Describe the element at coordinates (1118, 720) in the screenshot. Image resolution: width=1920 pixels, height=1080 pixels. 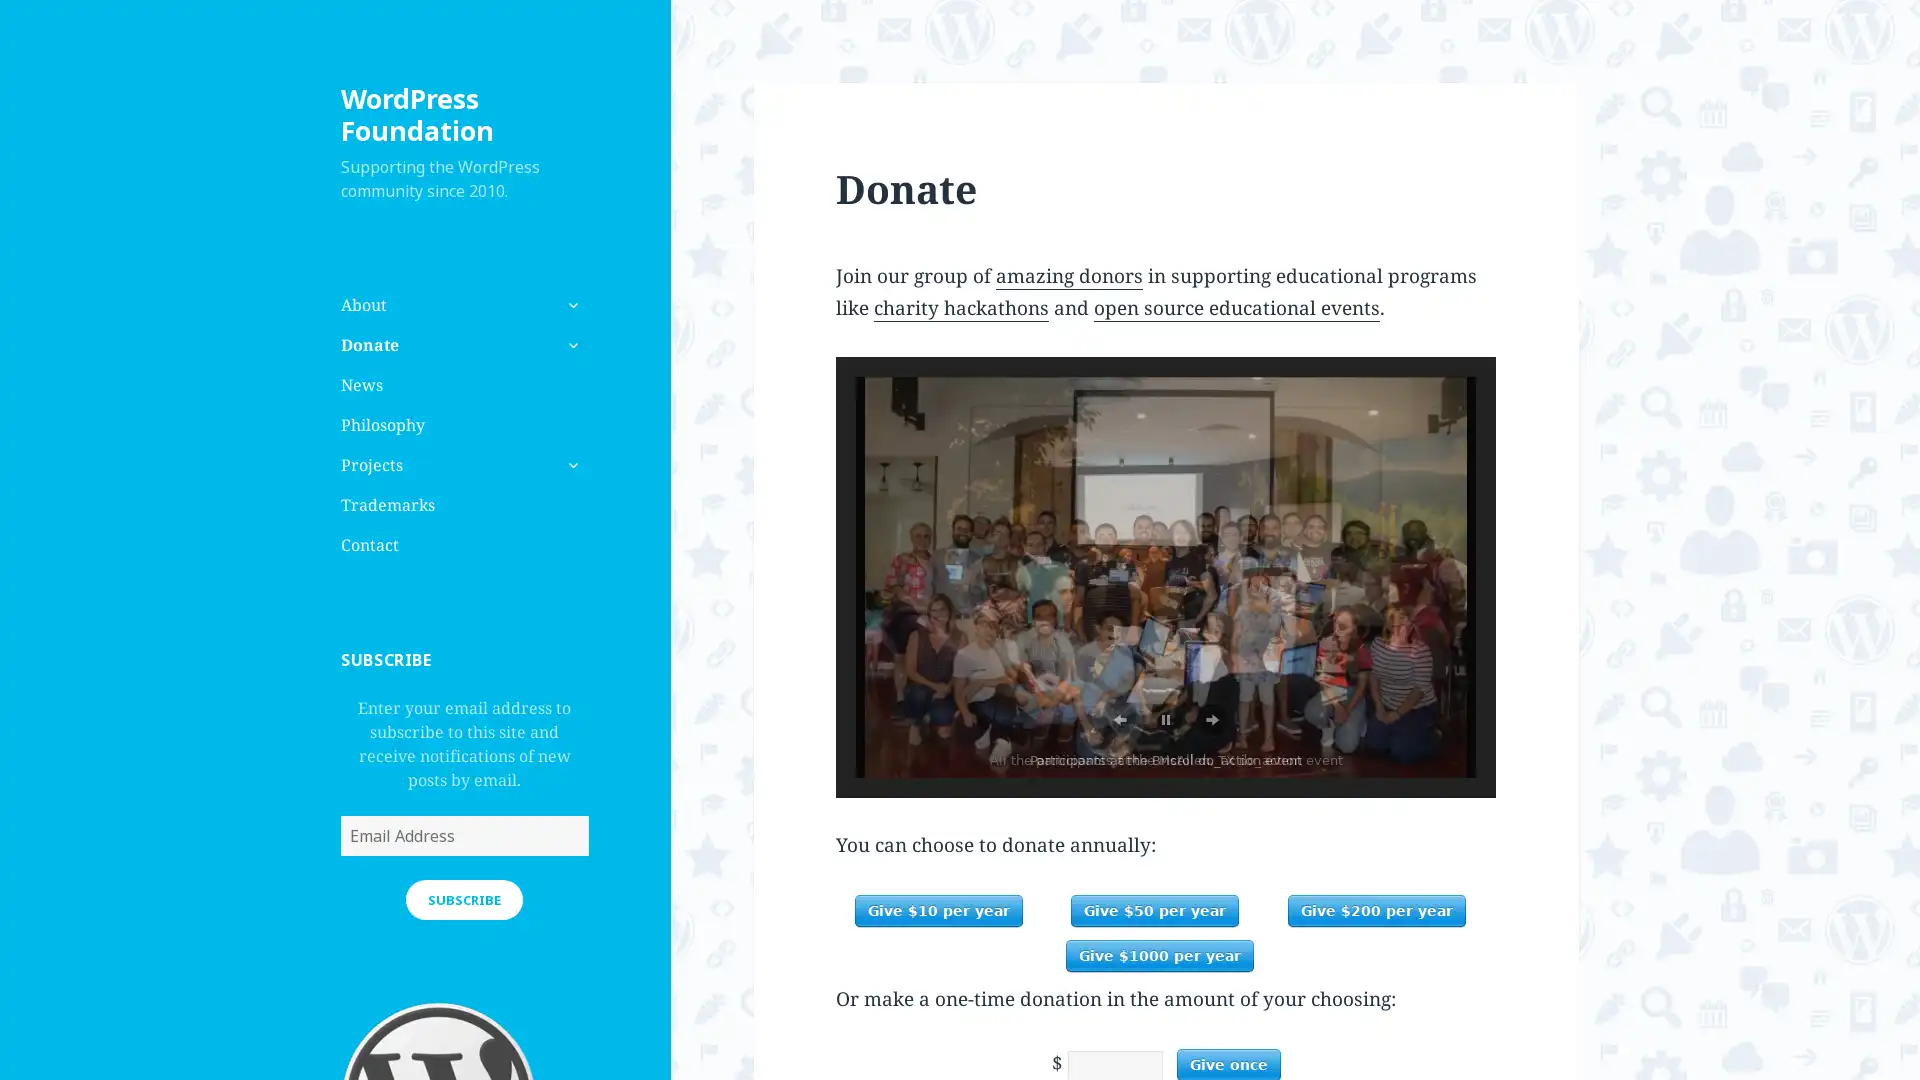
I see `Previous Slide` at that location.